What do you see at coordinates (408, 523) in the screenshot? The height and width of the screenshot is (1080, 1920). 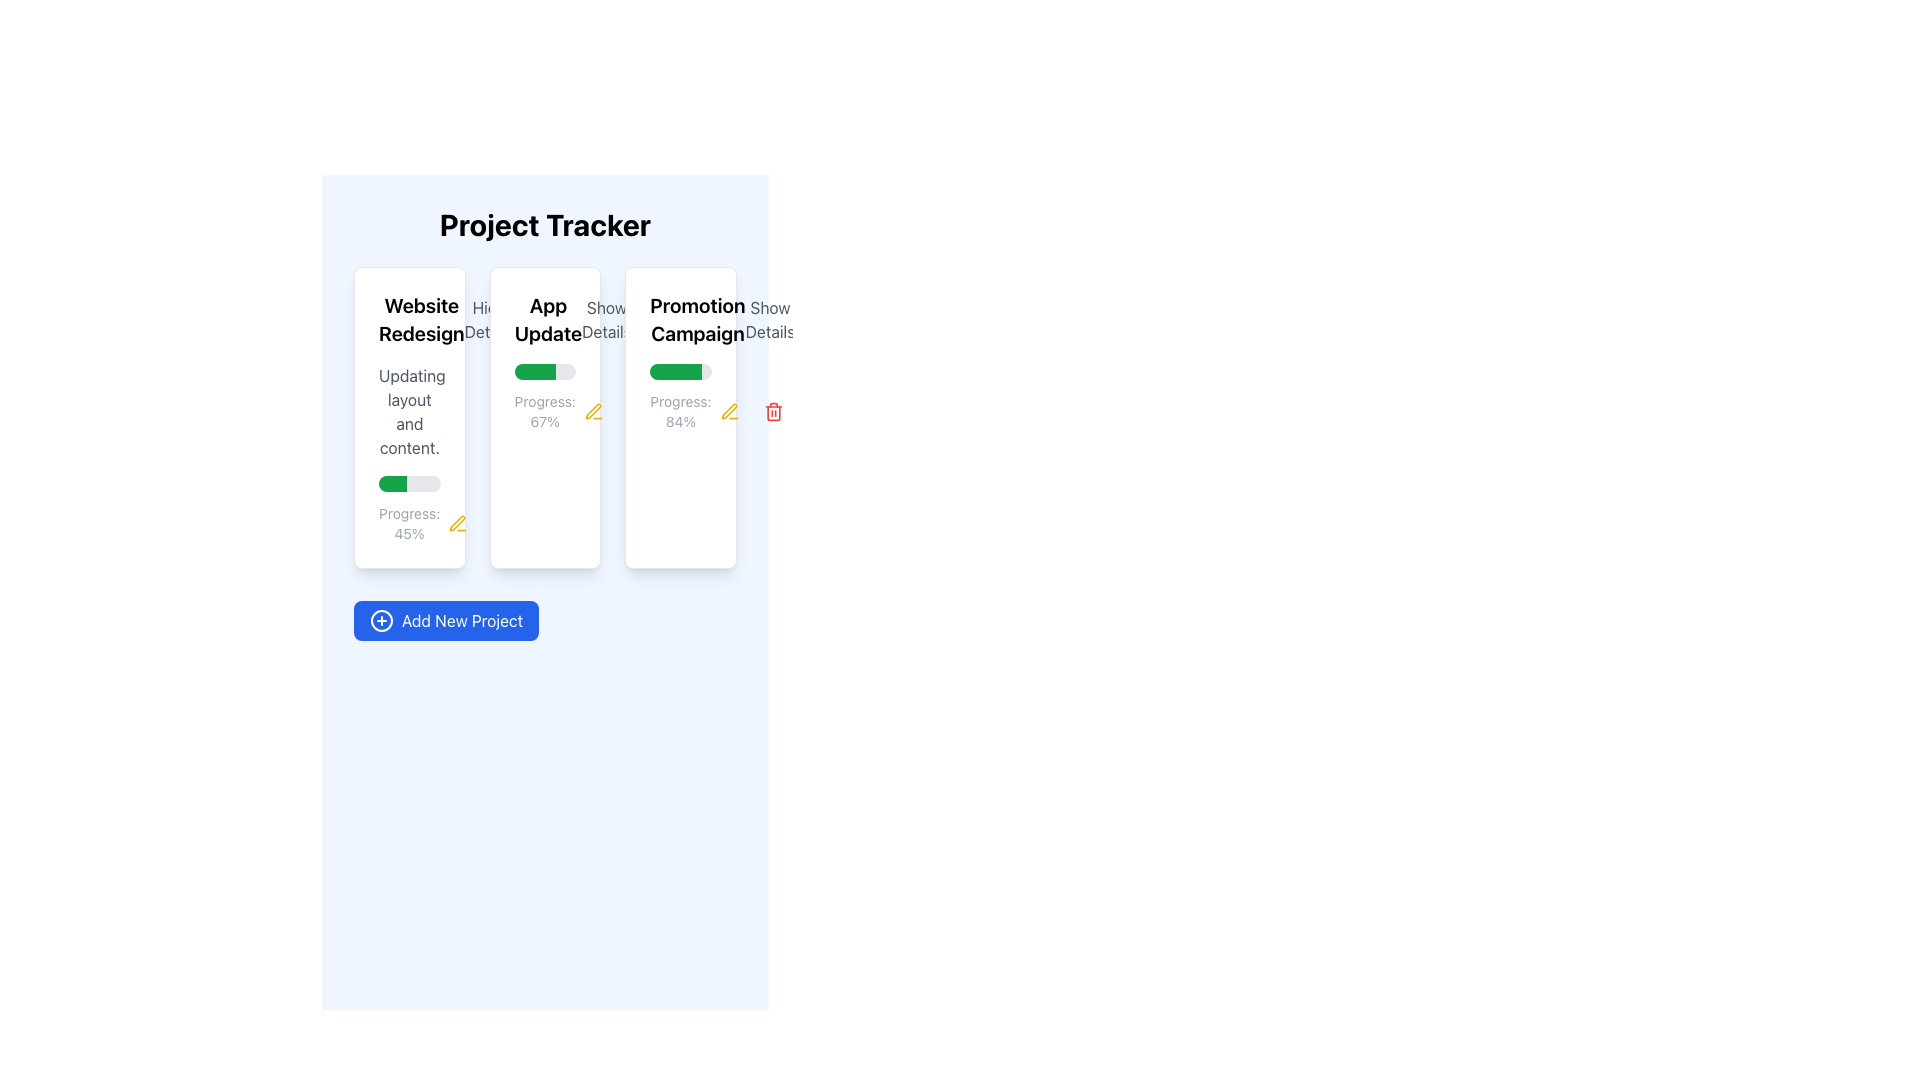 I see `the progress percentage text (45%) in the first card of the 'Project Tracker' component, located directly below the green progress bar and next to the edit icon` at bounding box center [408, 523].